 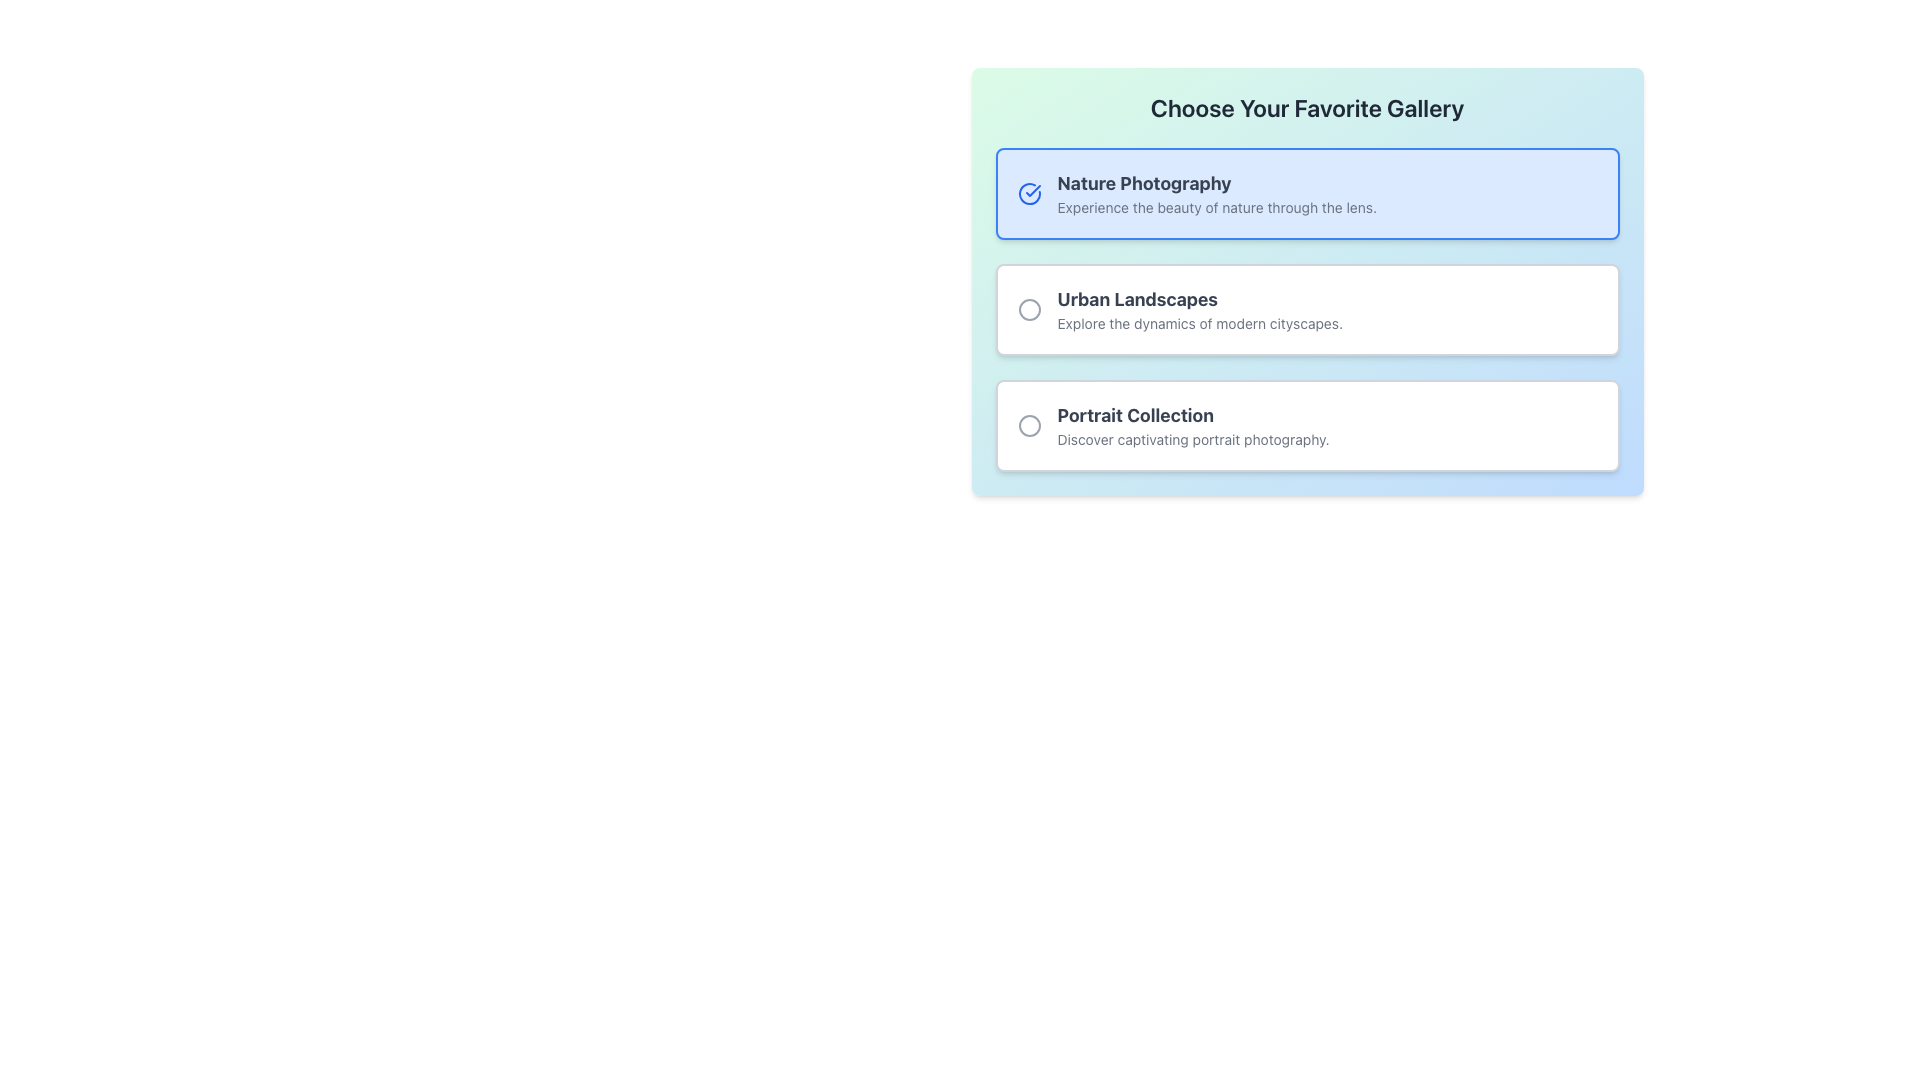 What do you see at coordinates (1216, 208) in the screenshot?
I see `the informational text located beneath the 'Nature Photography' title` at bounding box center [1216, 208].